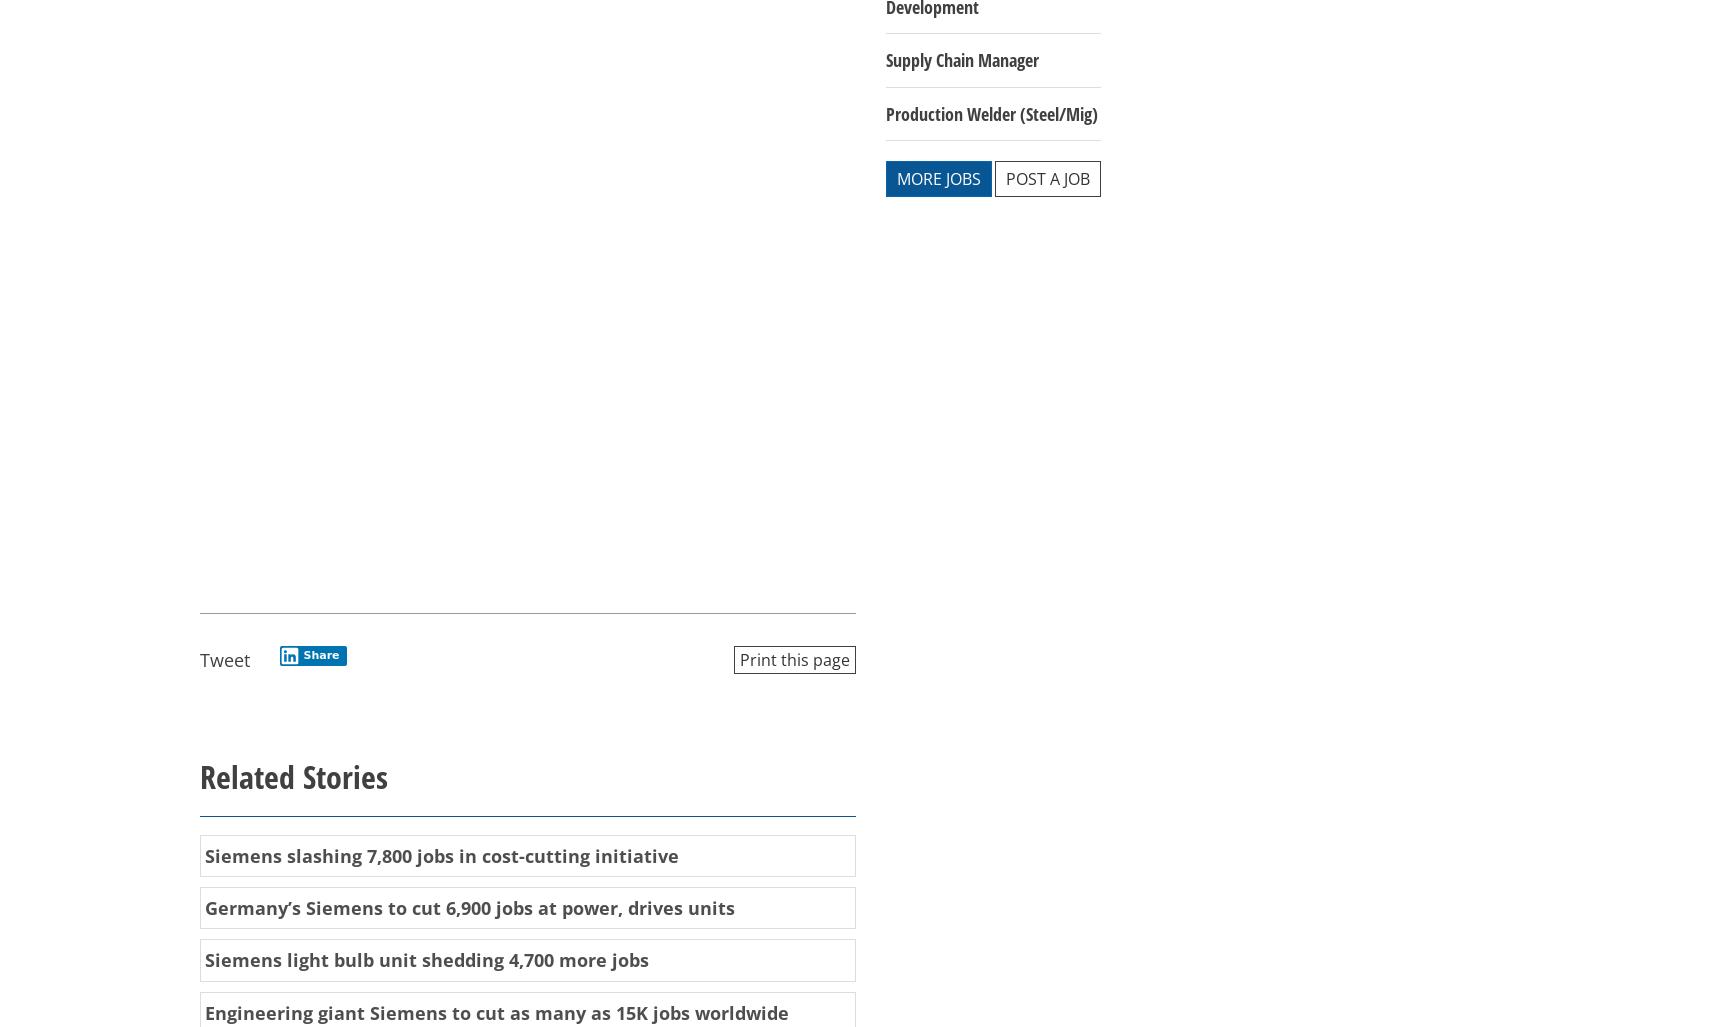 Image resolution: width=1725 pixels, height=1027 pixels. What do you see at coordinates (292, 775) in the screenshot?
I see `'Related Stories'` at bounding box center [292, 775].